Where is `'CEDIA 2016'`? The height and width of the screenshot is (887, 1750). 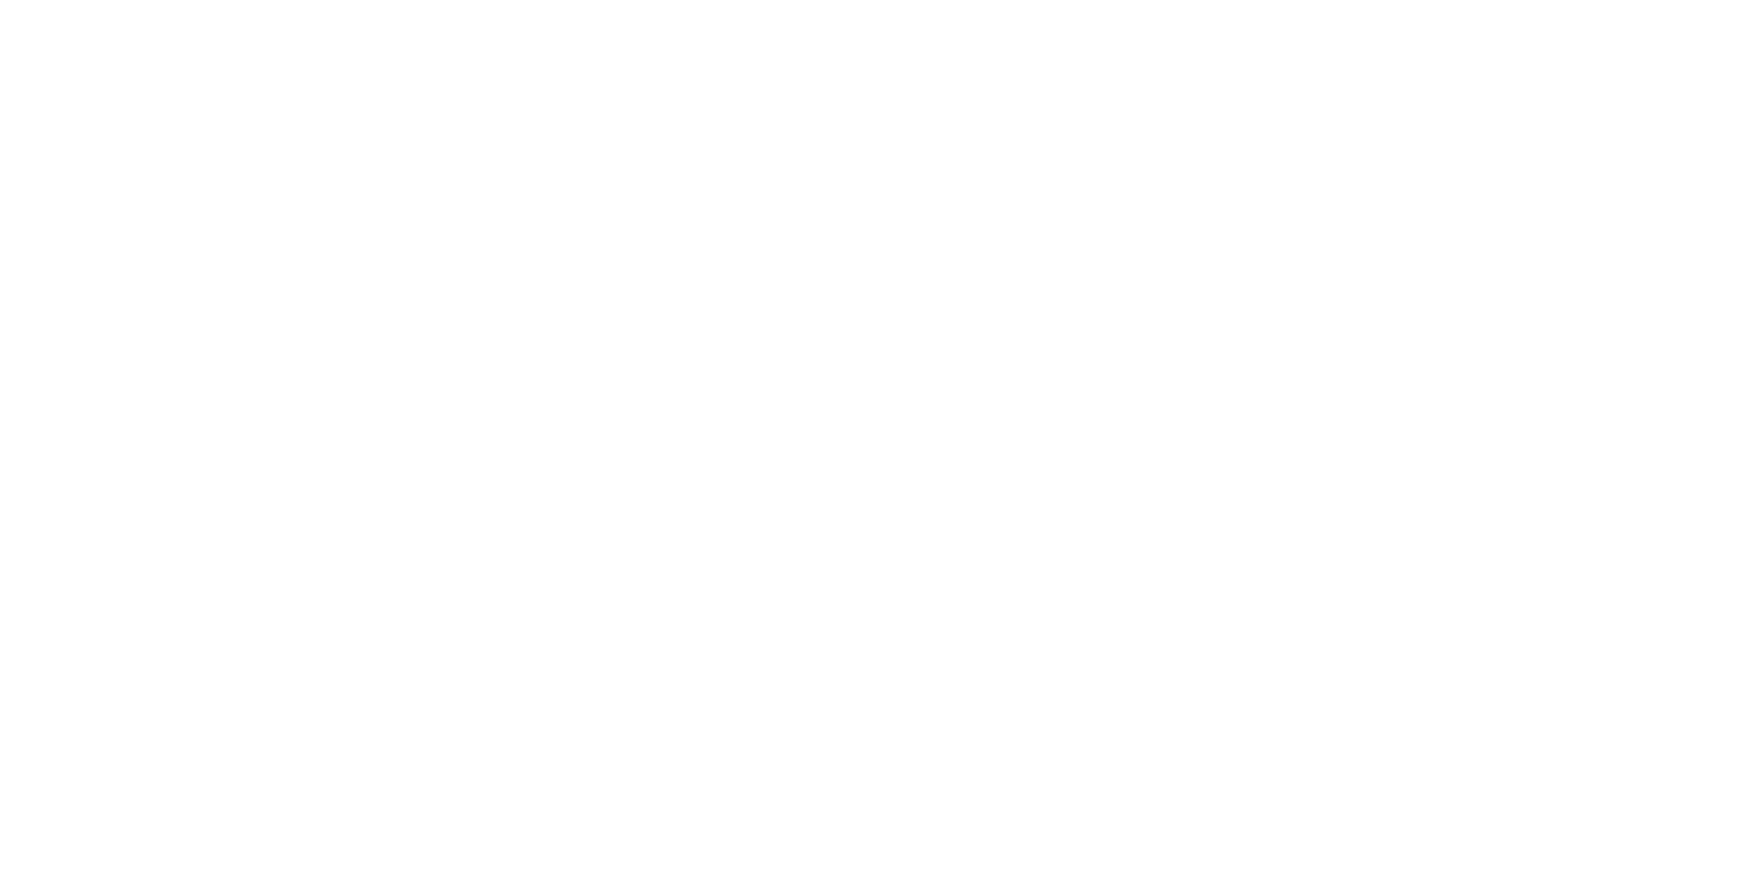 'CEDIA 2016' is located at coordinates (414, 162).